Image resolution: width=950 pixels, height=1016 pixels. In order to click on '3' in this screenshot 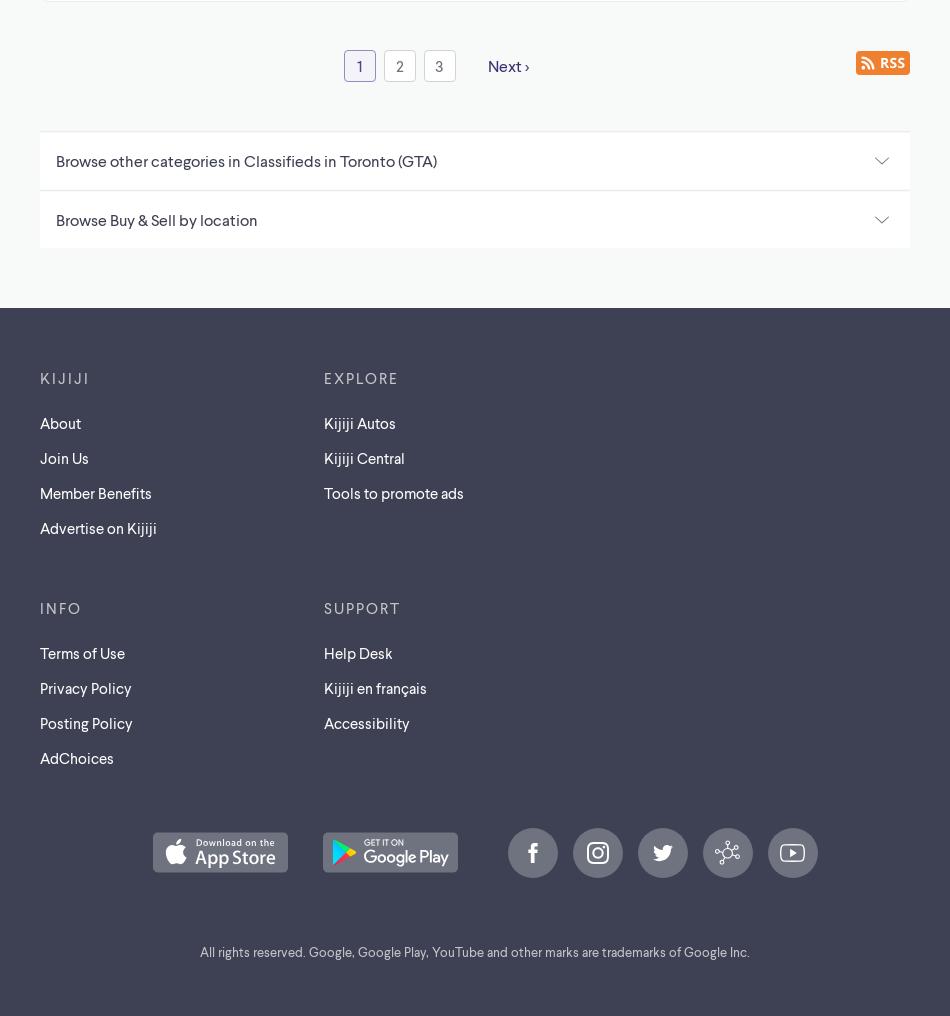, I will do `click(438, 64)`.